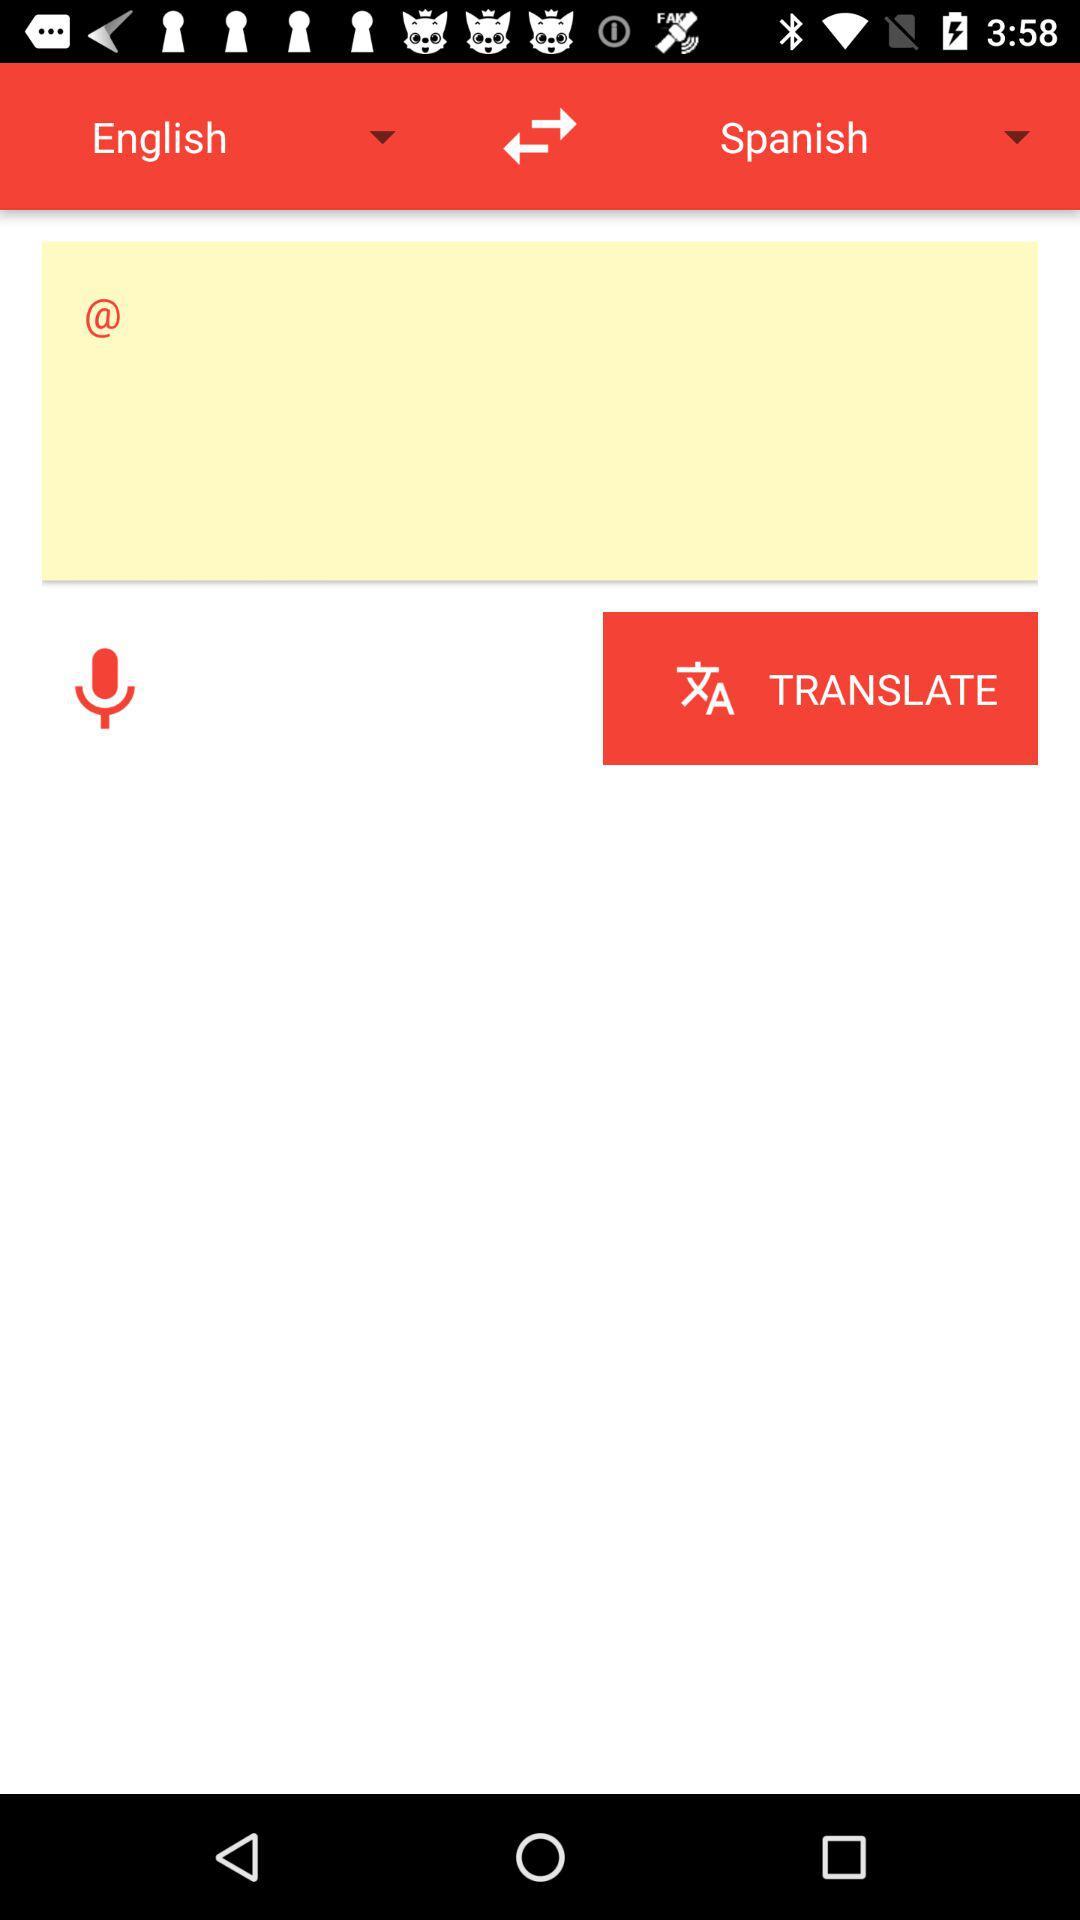 Image resolution: width=1080 pixels, height=1920 pixels. I want to click on voice button, so click(104, 688).